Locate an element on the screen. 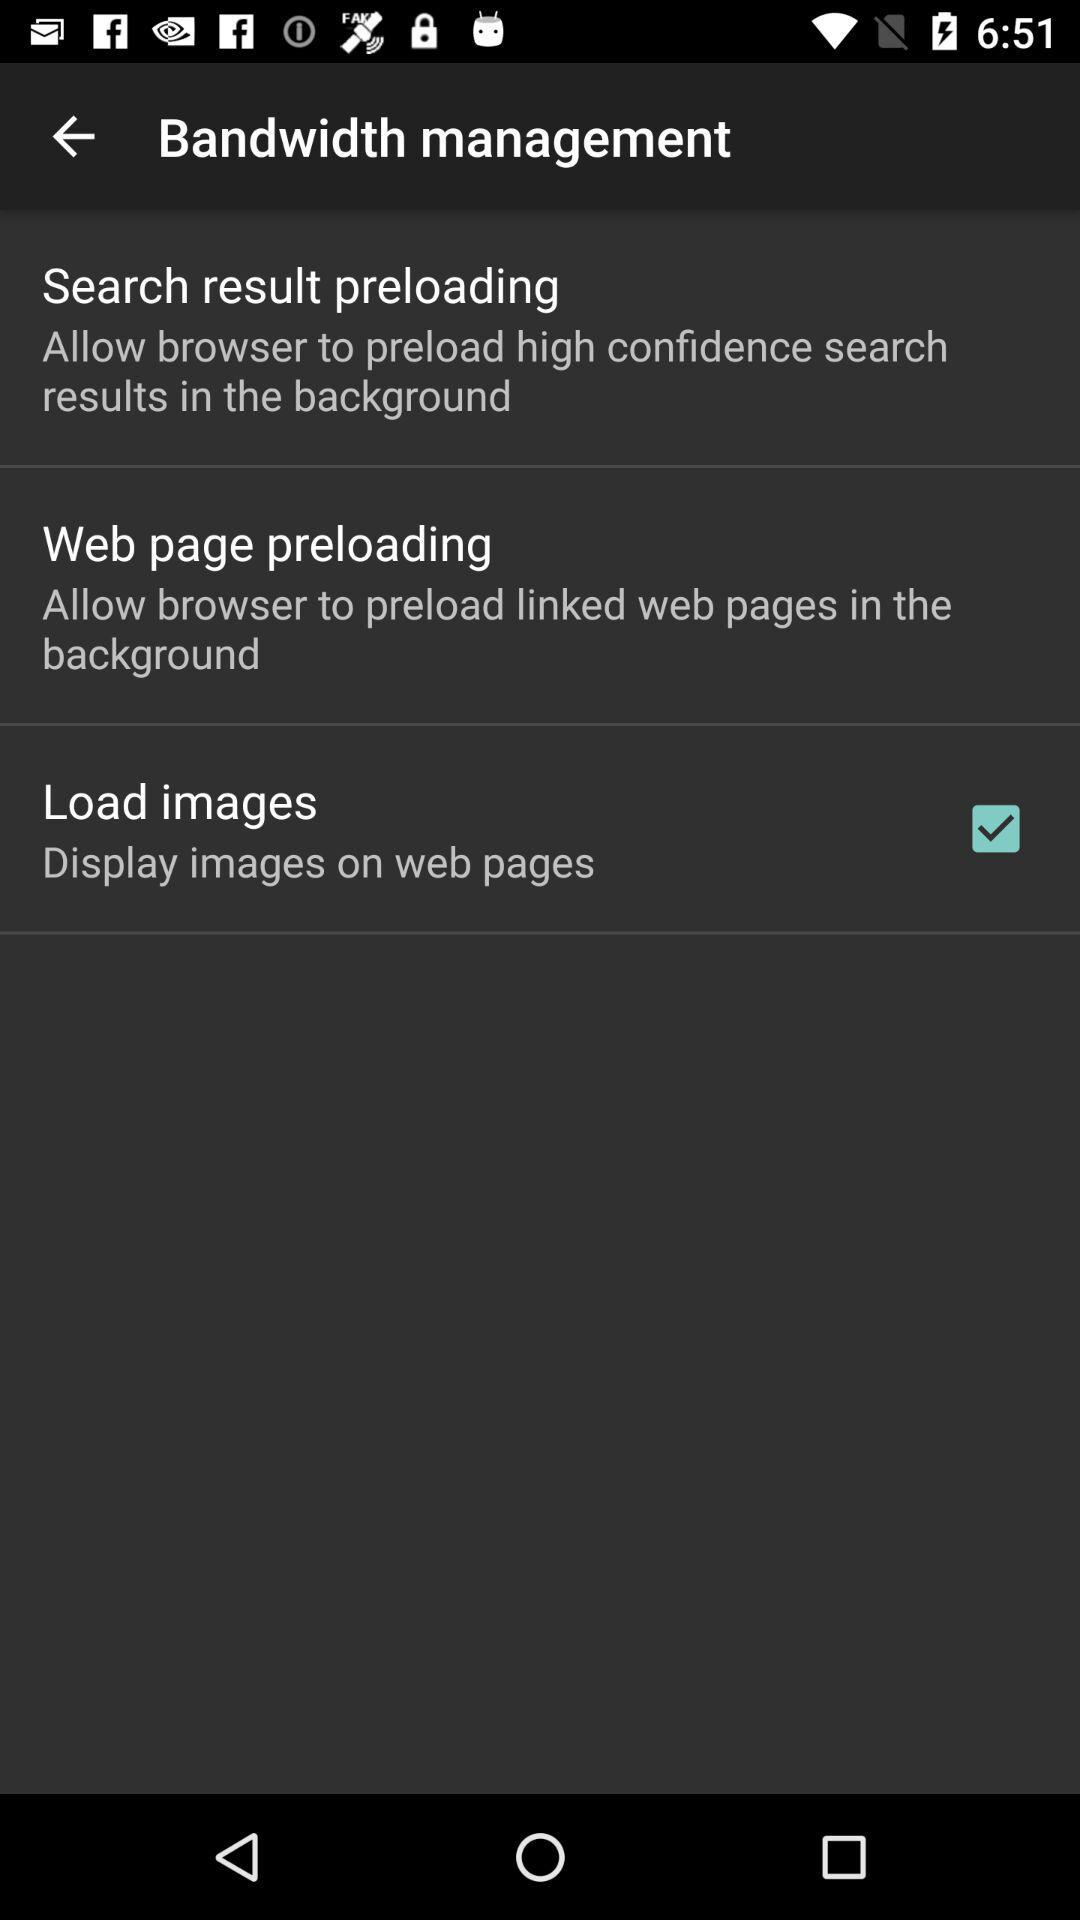 The image size is (1080, 1920). app to the right of the display images on app is located at coordinates (995, 828).